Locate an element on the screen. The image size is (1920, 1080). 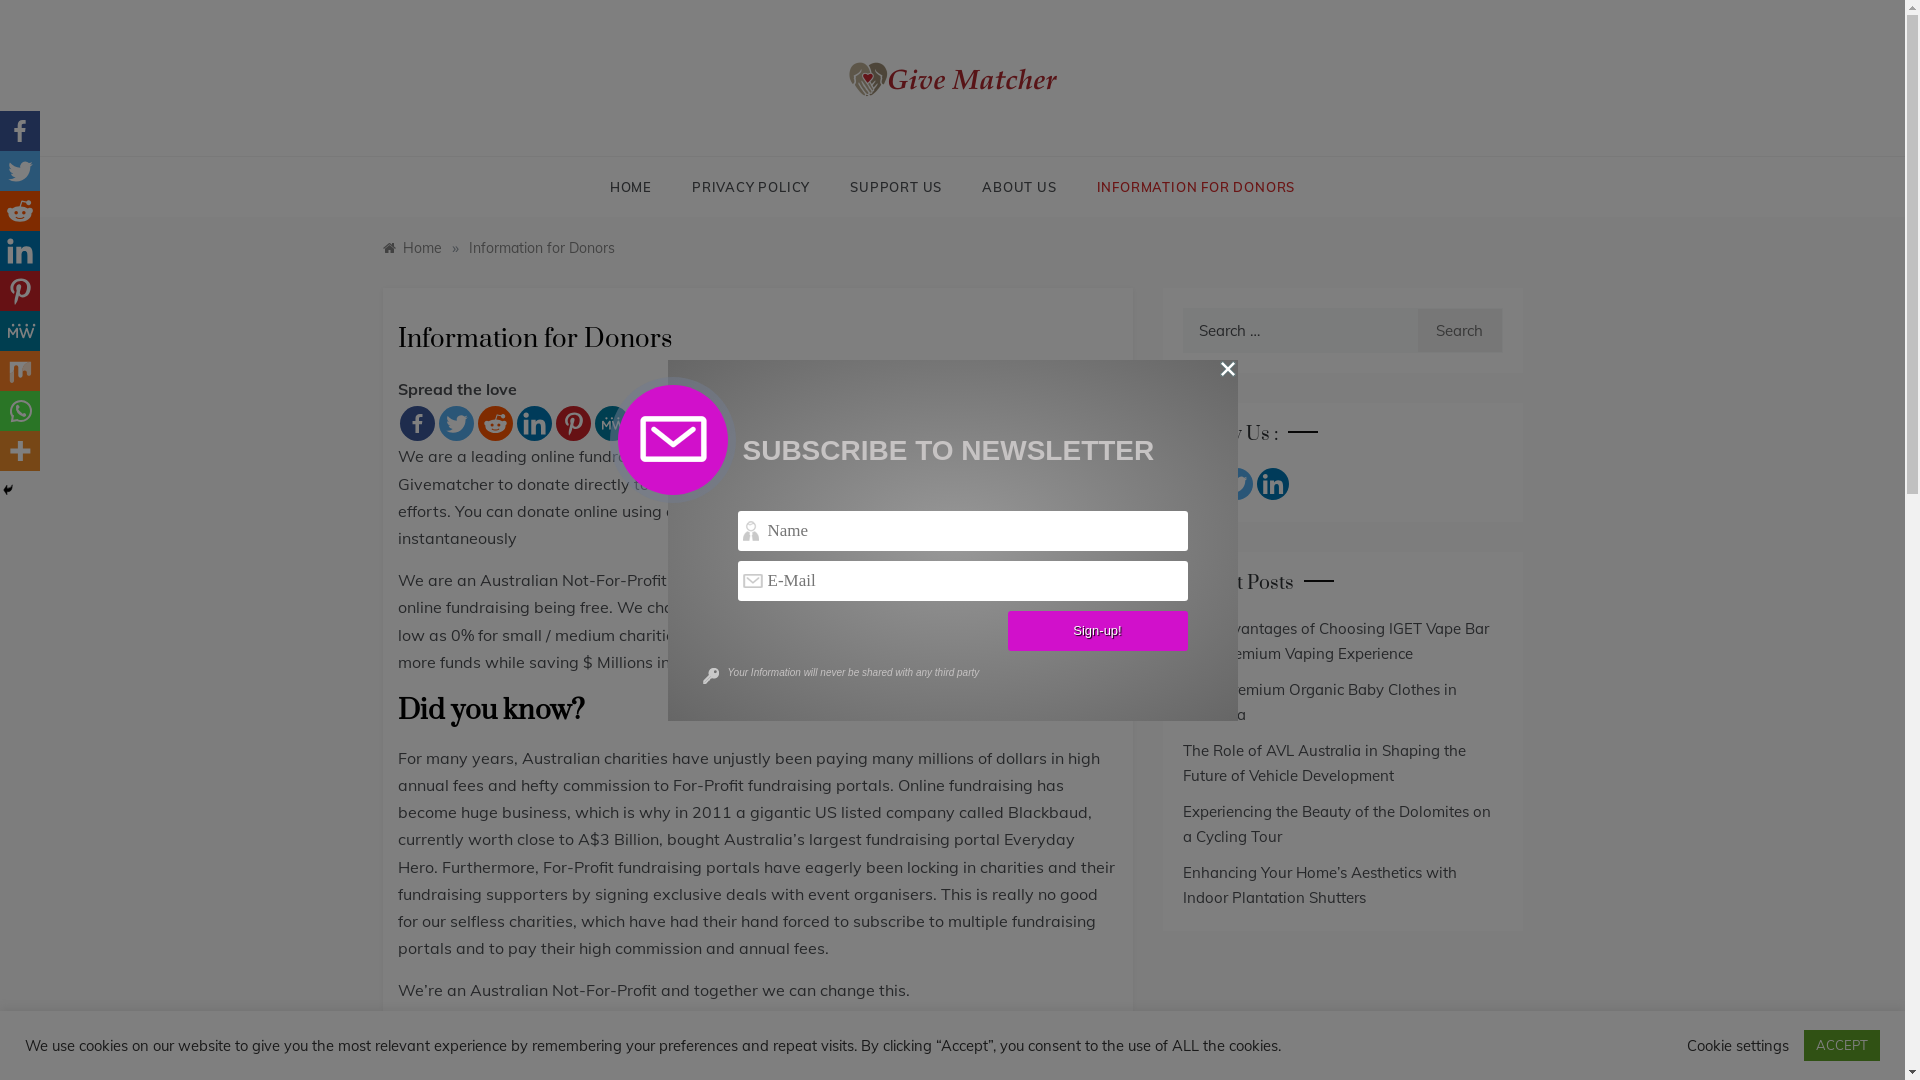
'Home' is located at coordinates (382, 246).